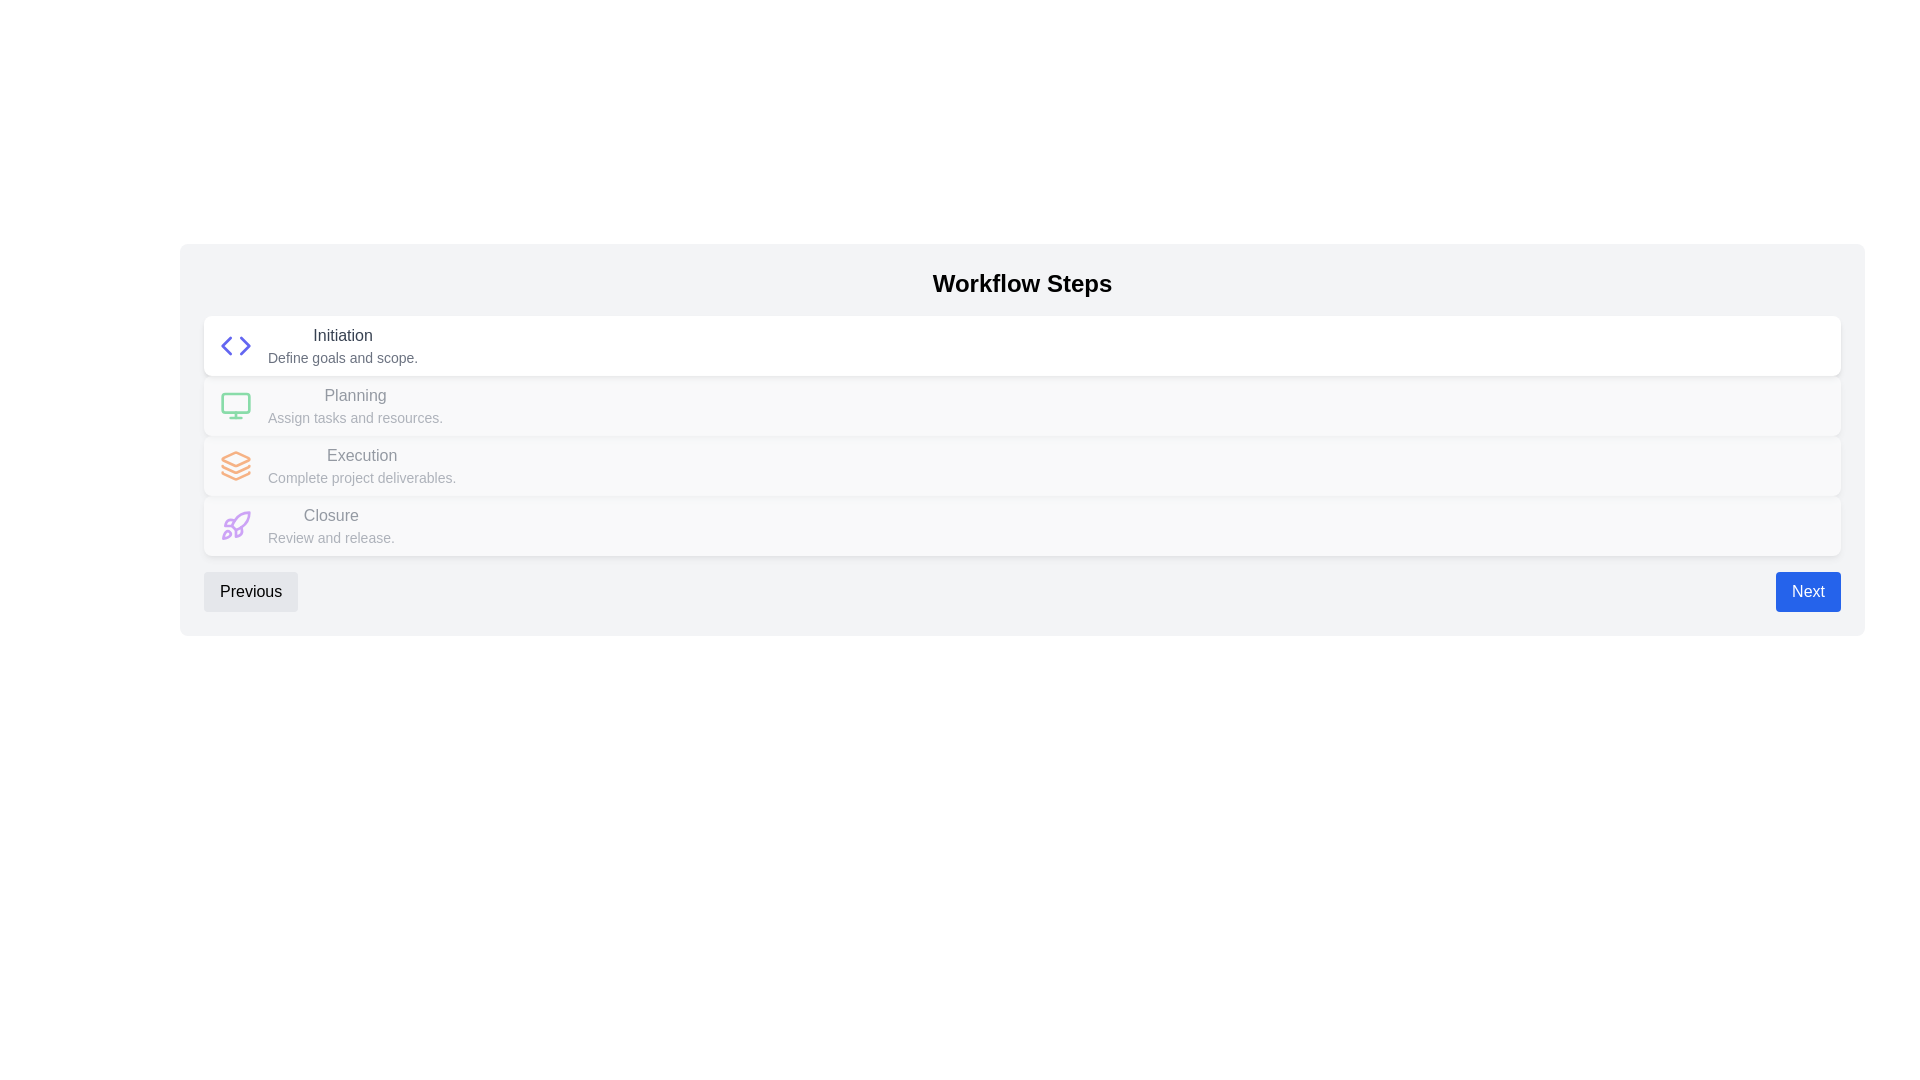  I want to click on the Text Display element that shows 'Closure' in medium gray bold font and 'Review and release.' in smaller light gray text, located in the workflow section of the UI, so click(331, 524).